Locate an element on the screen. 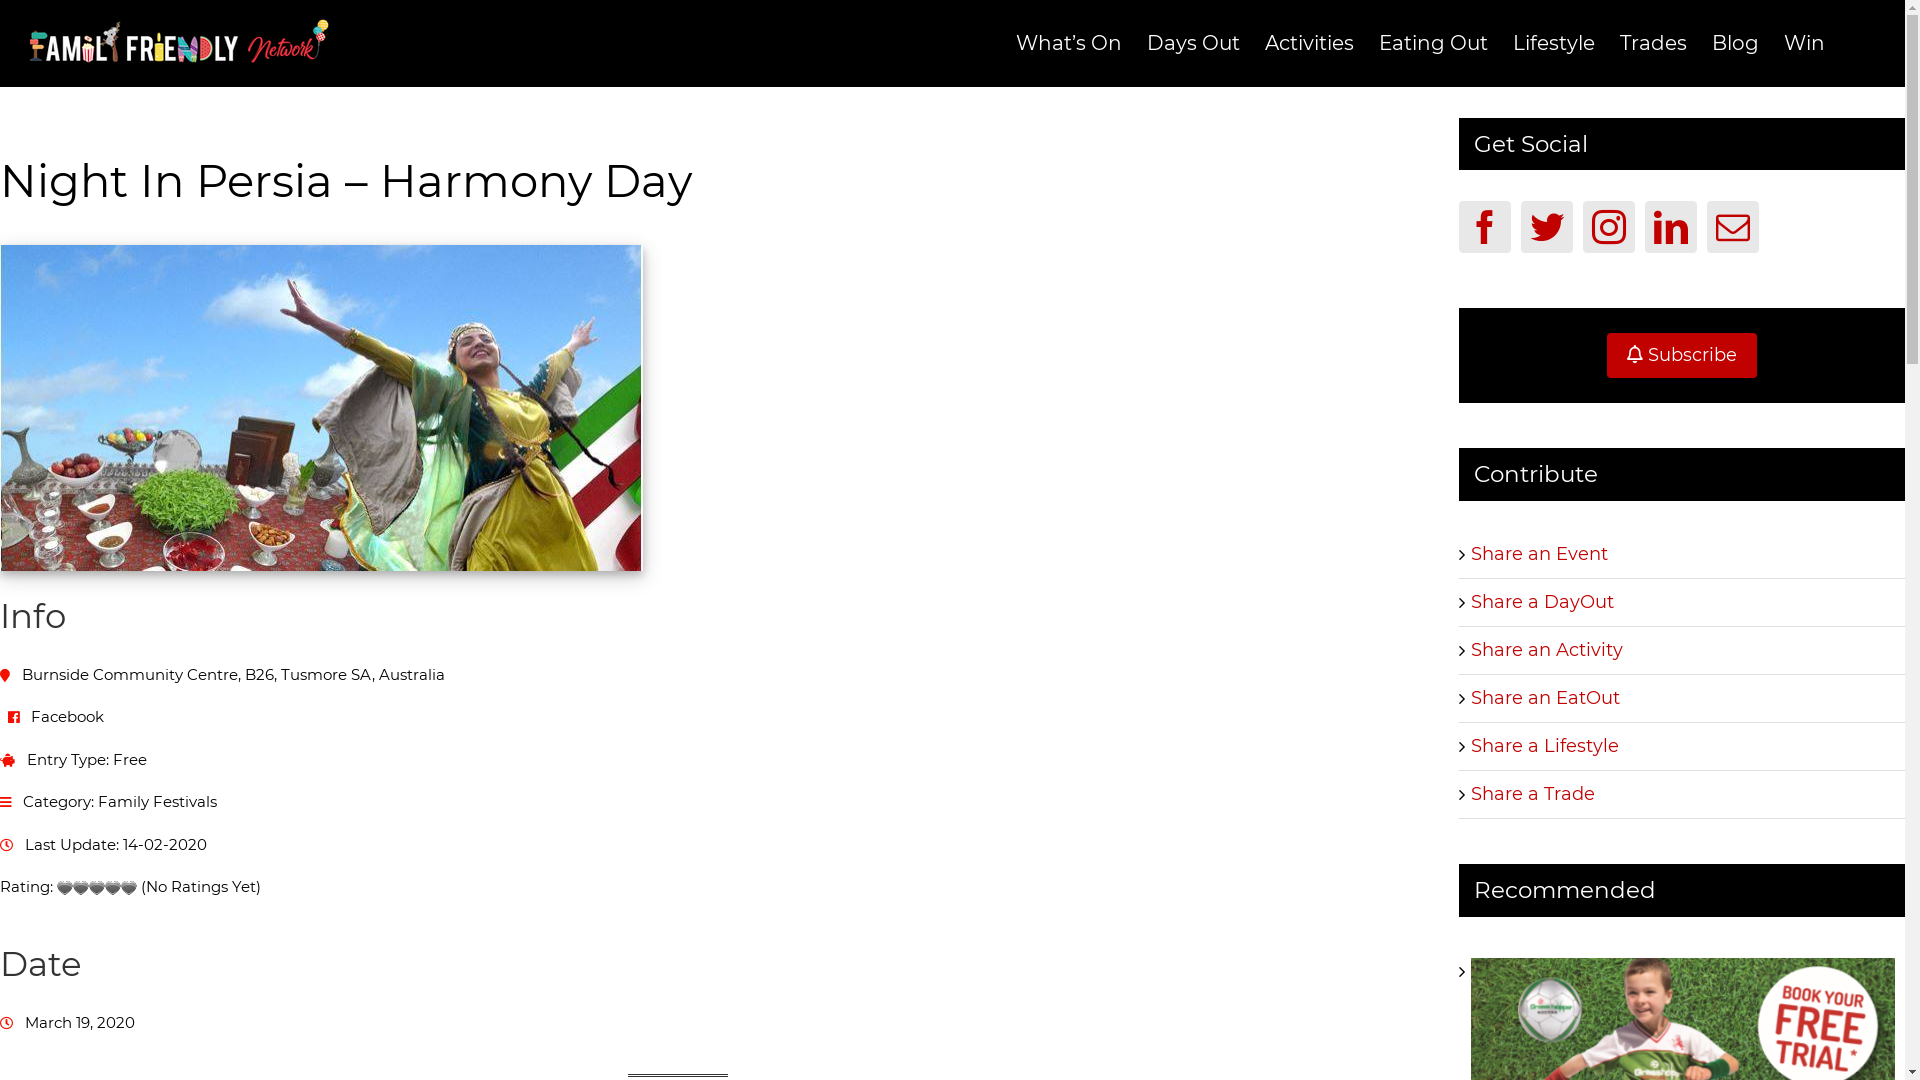  'Trades' is located at coordinates (1653, 43).